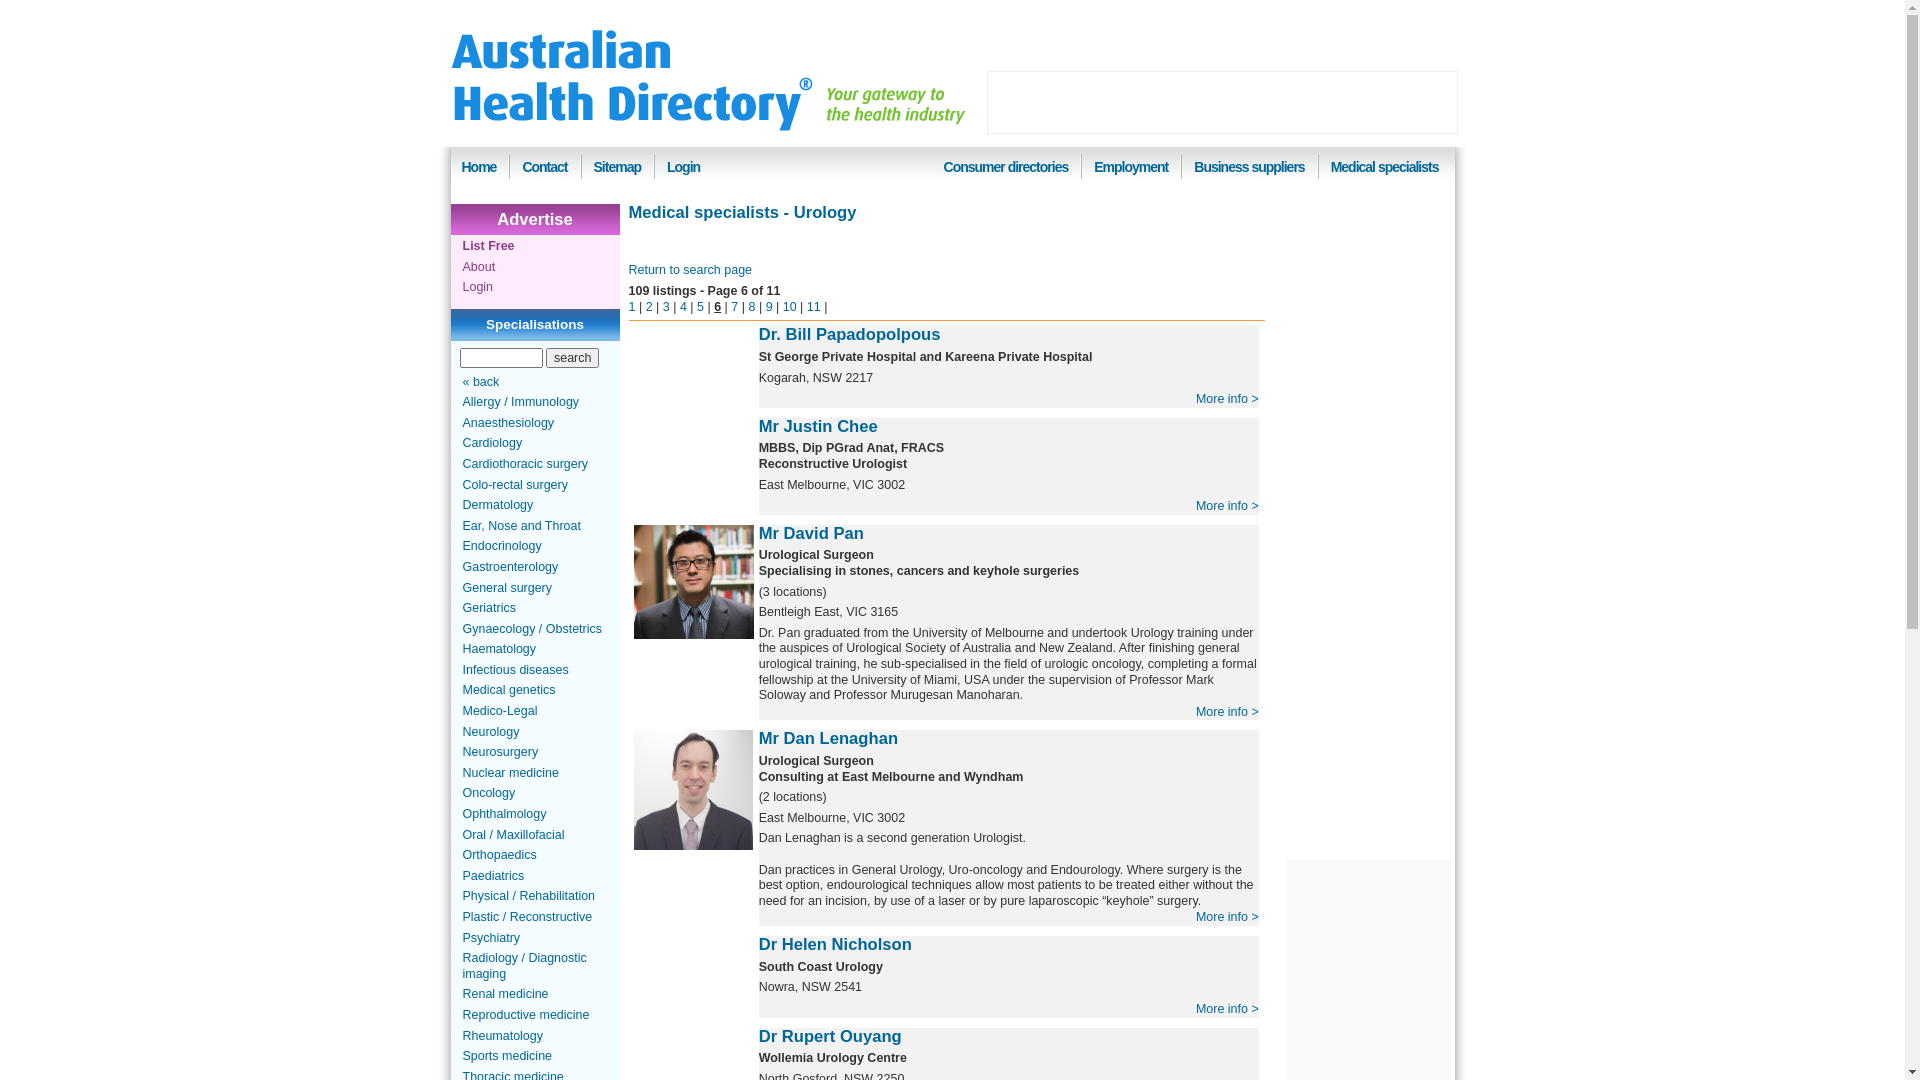 Image resolution: width=1920 pixels, height=1080 pixels. Describe the element at coordinates (757, 738) in the screenshot. I see `'Mr Dan Lenaghan'` at that location.